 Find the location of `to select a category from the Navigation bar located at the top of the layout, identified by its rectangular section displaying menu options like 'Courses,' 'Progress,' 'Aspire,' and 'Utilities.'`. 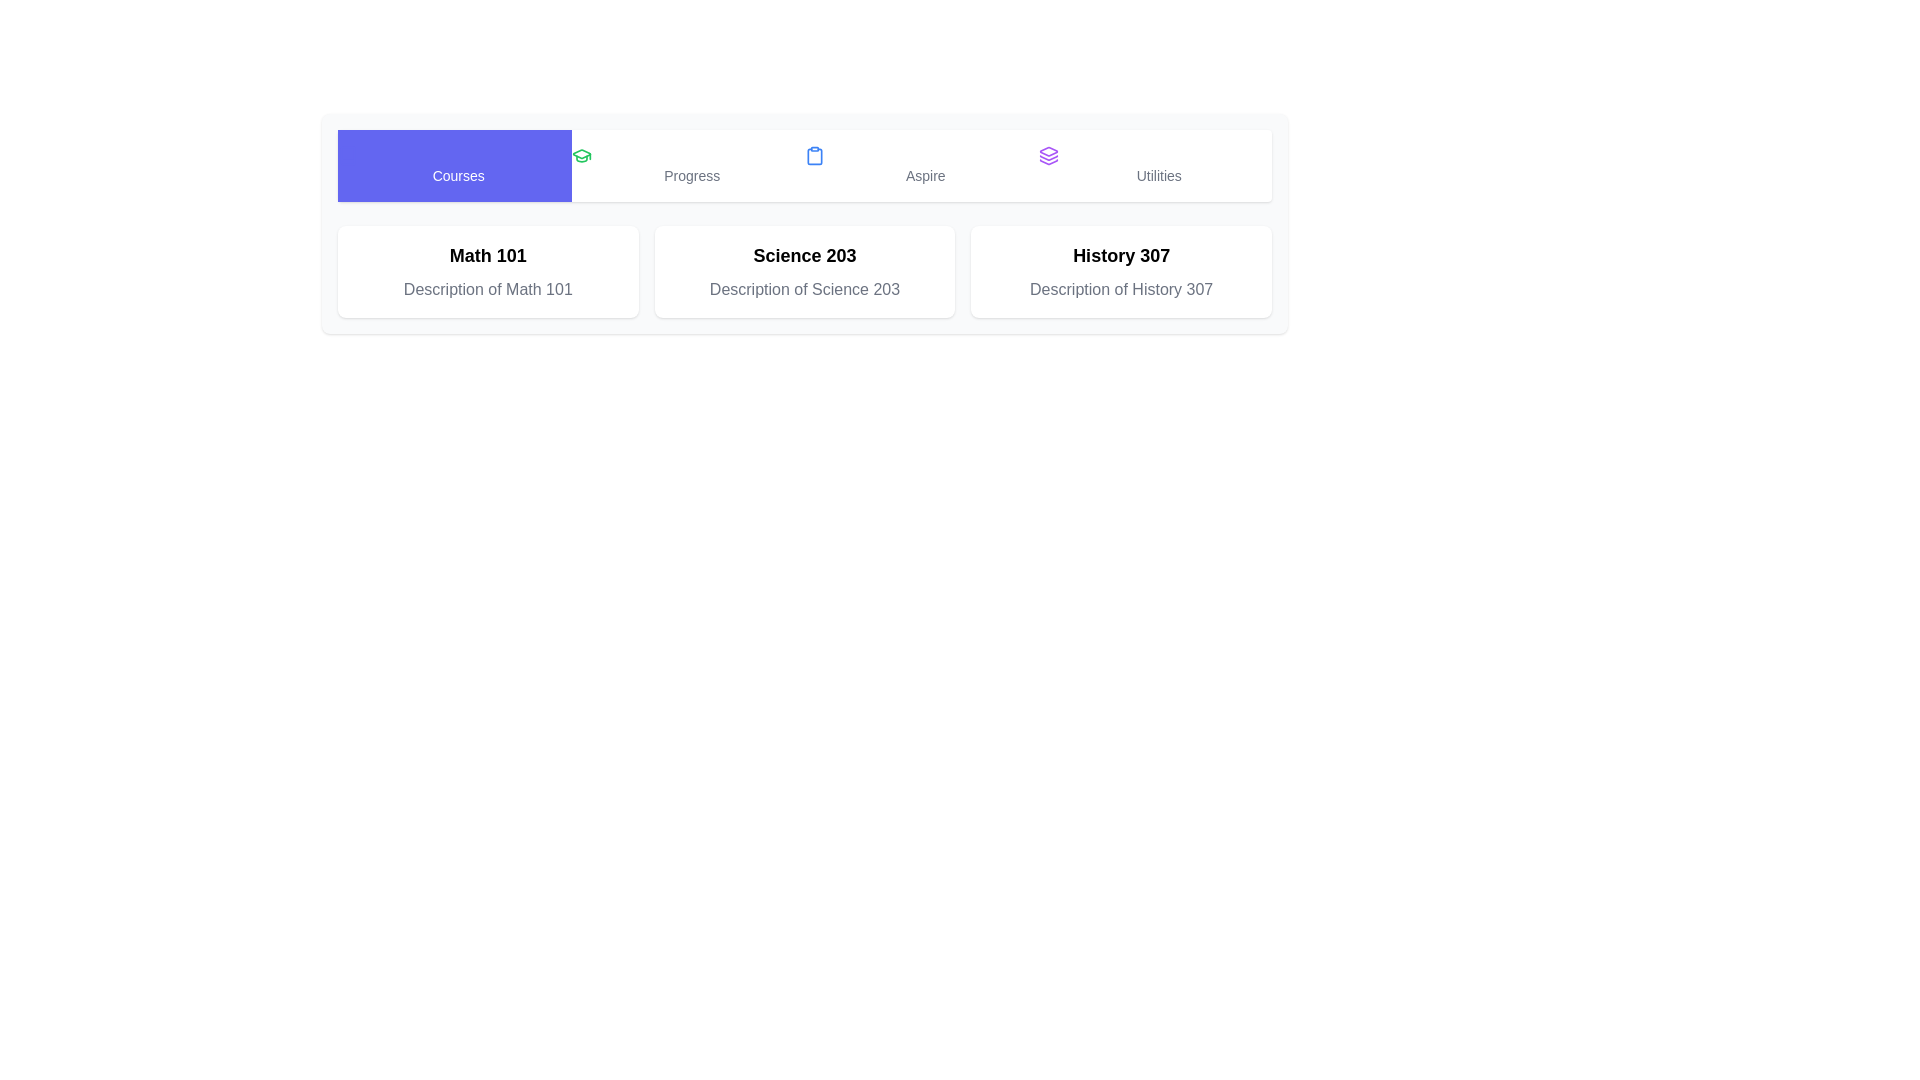

to select a category from the Navigation bar located at the top of the layout, identified by its rectangular section displaying menu options like 'Courses,' 'Progress,' 'Aspire,' and 'Utilities.' is located at coordinates (805, 164).